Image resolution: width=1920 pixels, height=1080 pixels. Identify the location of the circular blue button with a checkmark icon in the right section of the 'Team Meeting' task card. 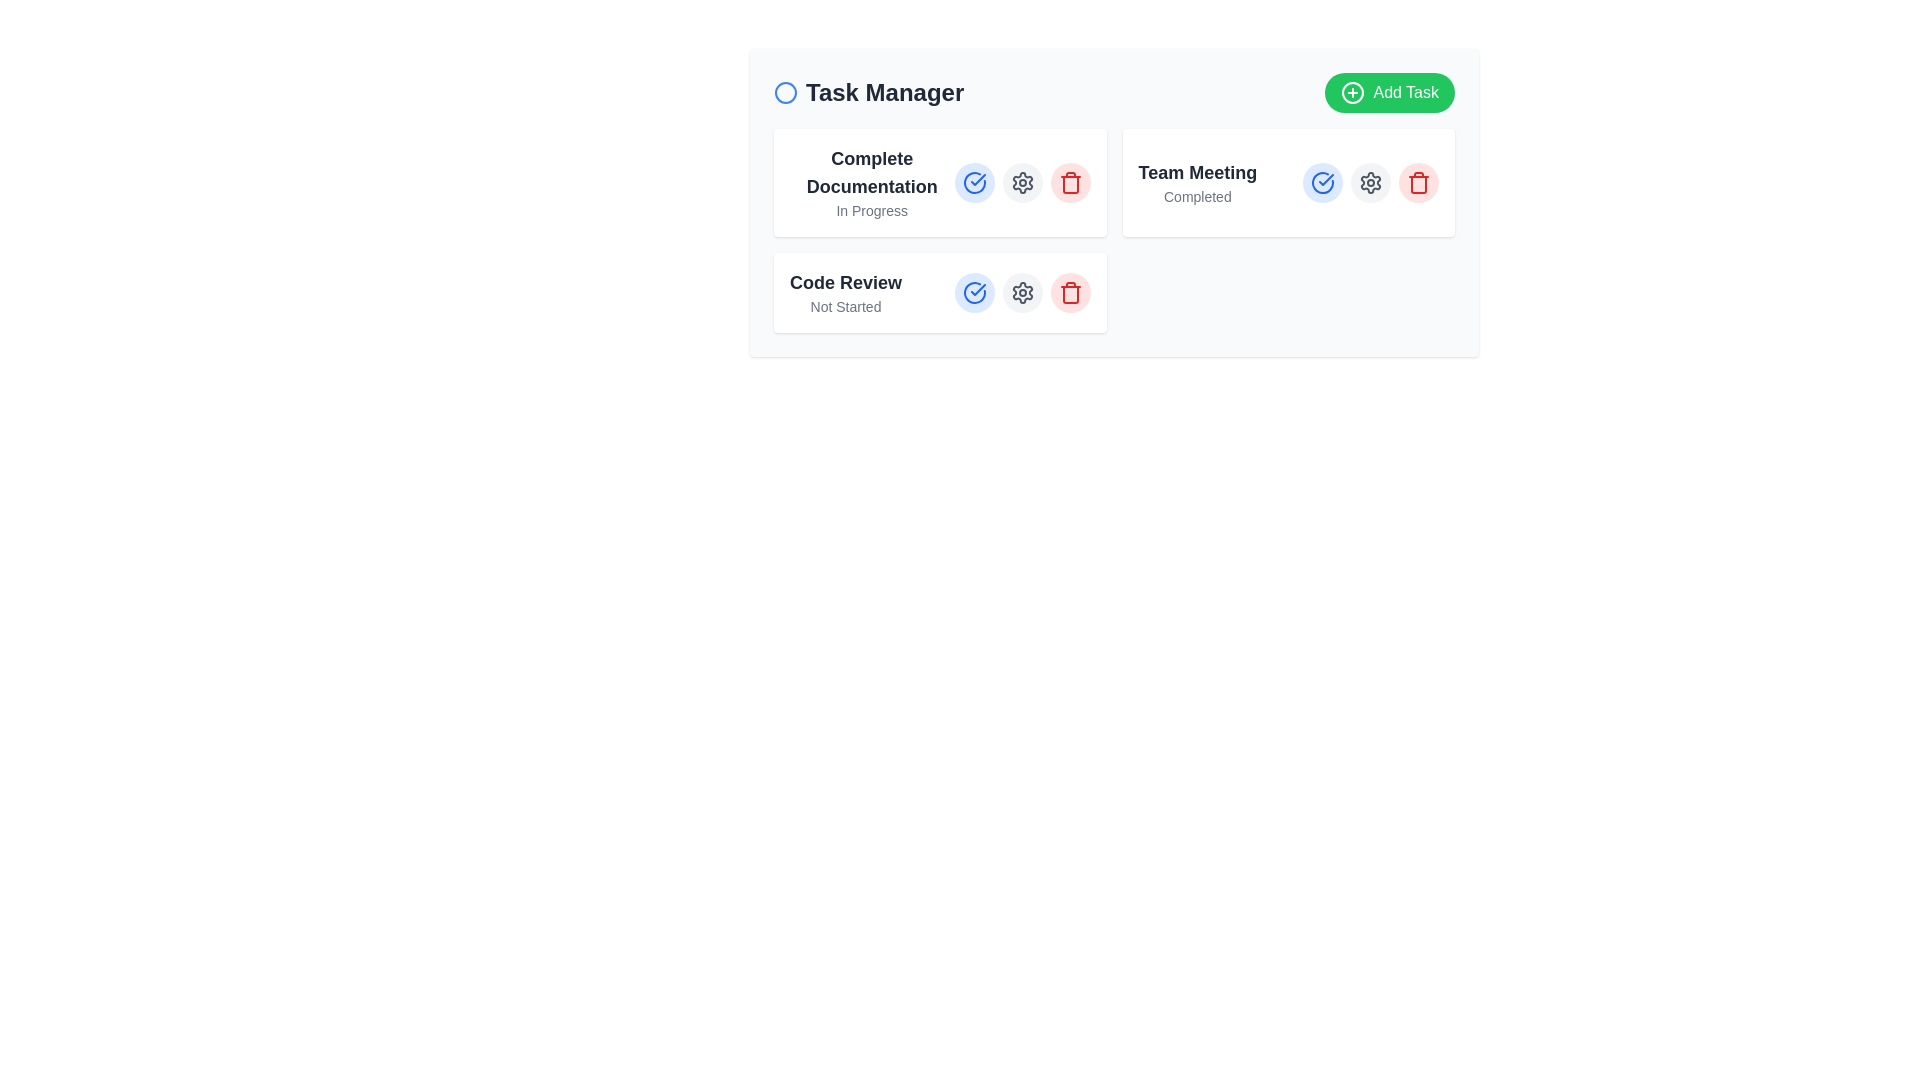
(1323, 182).